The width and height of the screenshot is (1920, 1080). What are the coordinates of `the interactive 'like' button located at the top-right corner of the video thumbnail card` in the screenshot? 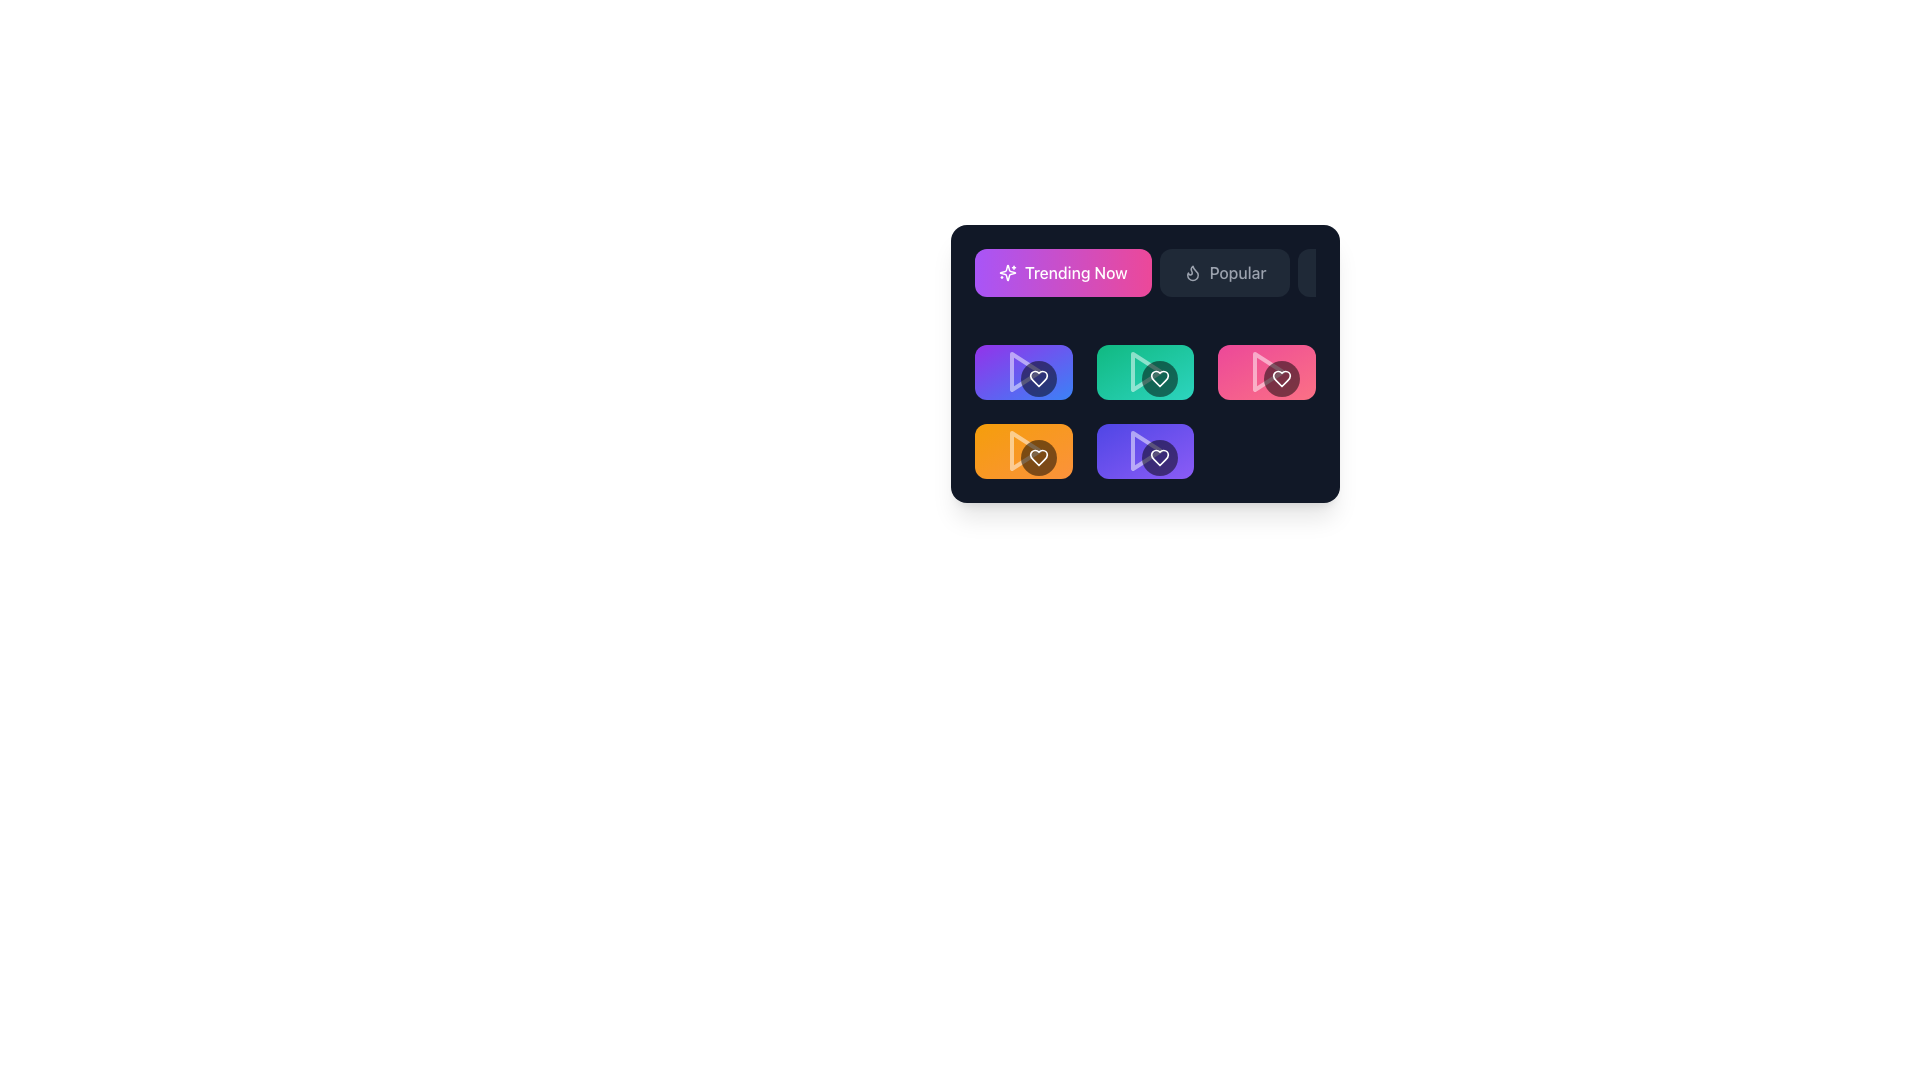 It's located at (1038, 457).